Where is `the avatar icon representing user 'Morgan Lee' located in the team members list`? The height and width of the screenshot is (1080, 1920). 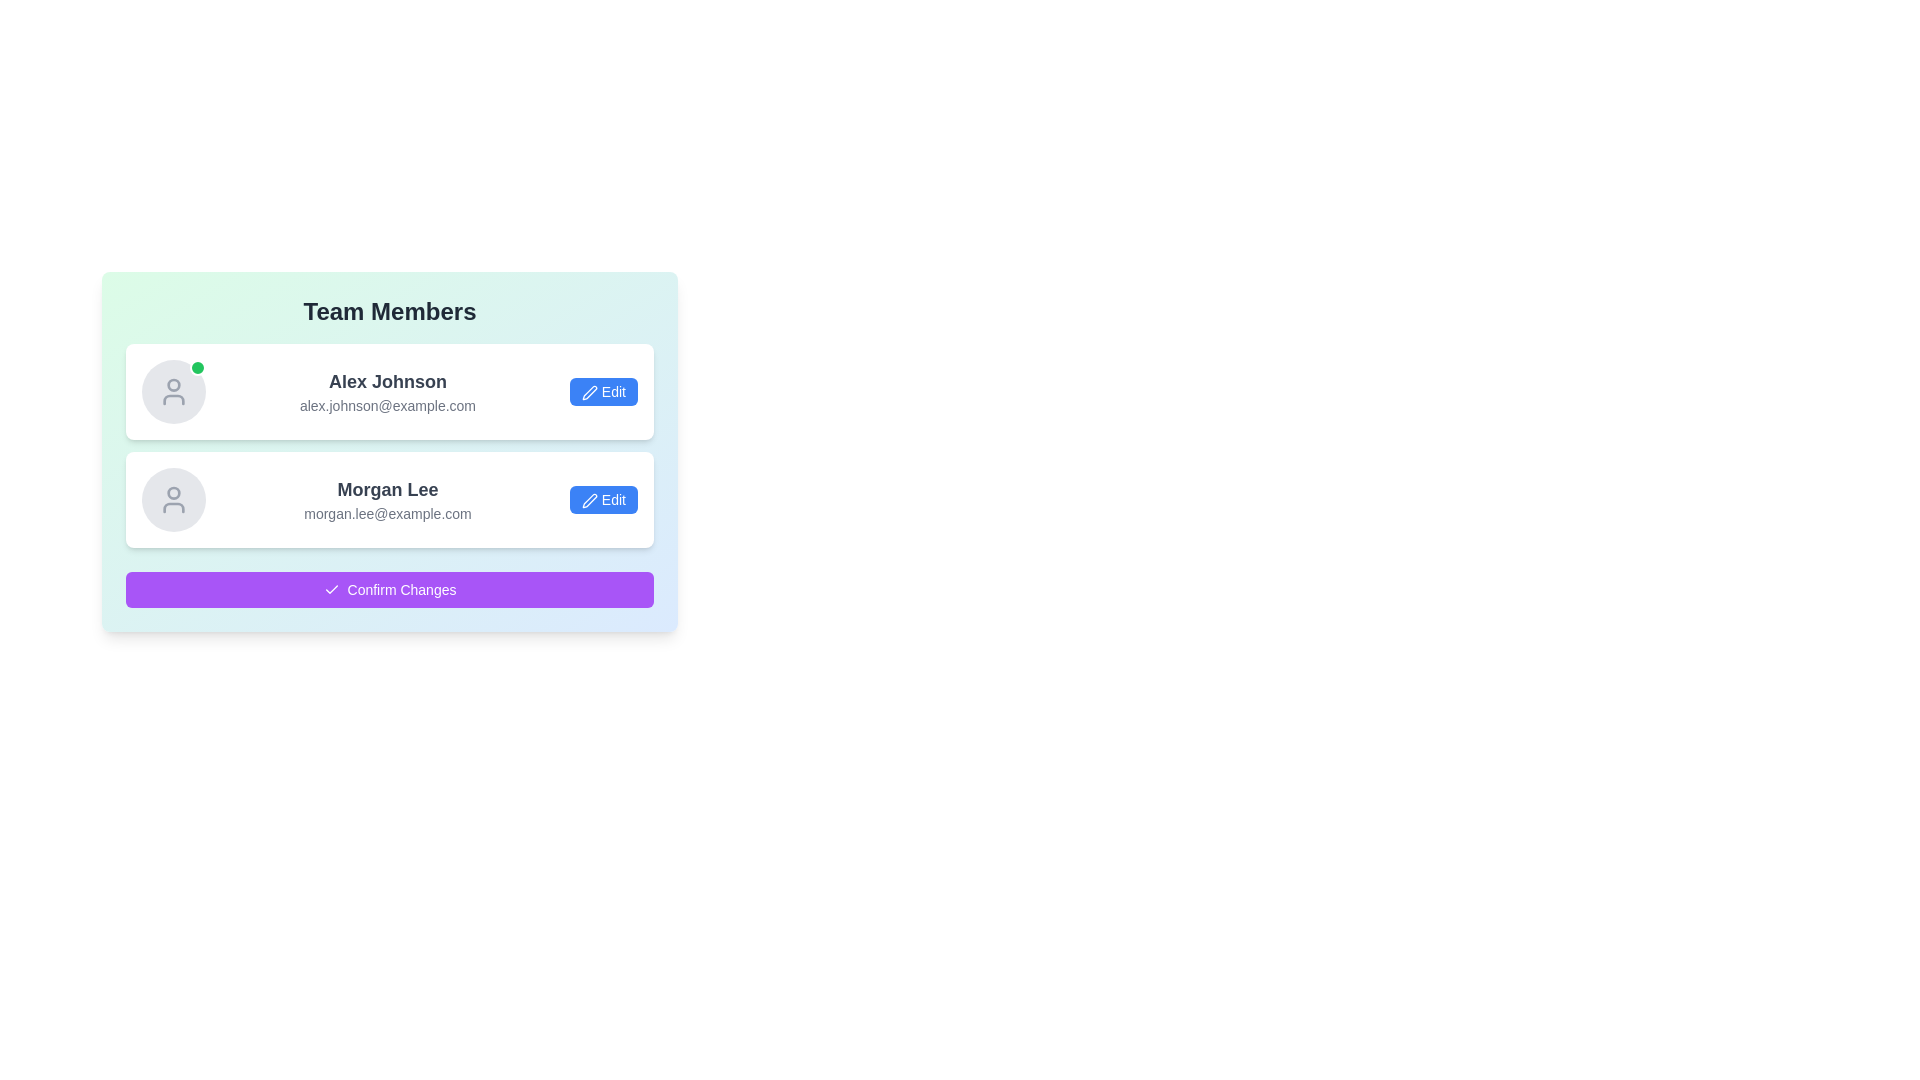
the avatar icon representing user 'Morgan Lee' located in the team members list is located at coordinates (173, 499).